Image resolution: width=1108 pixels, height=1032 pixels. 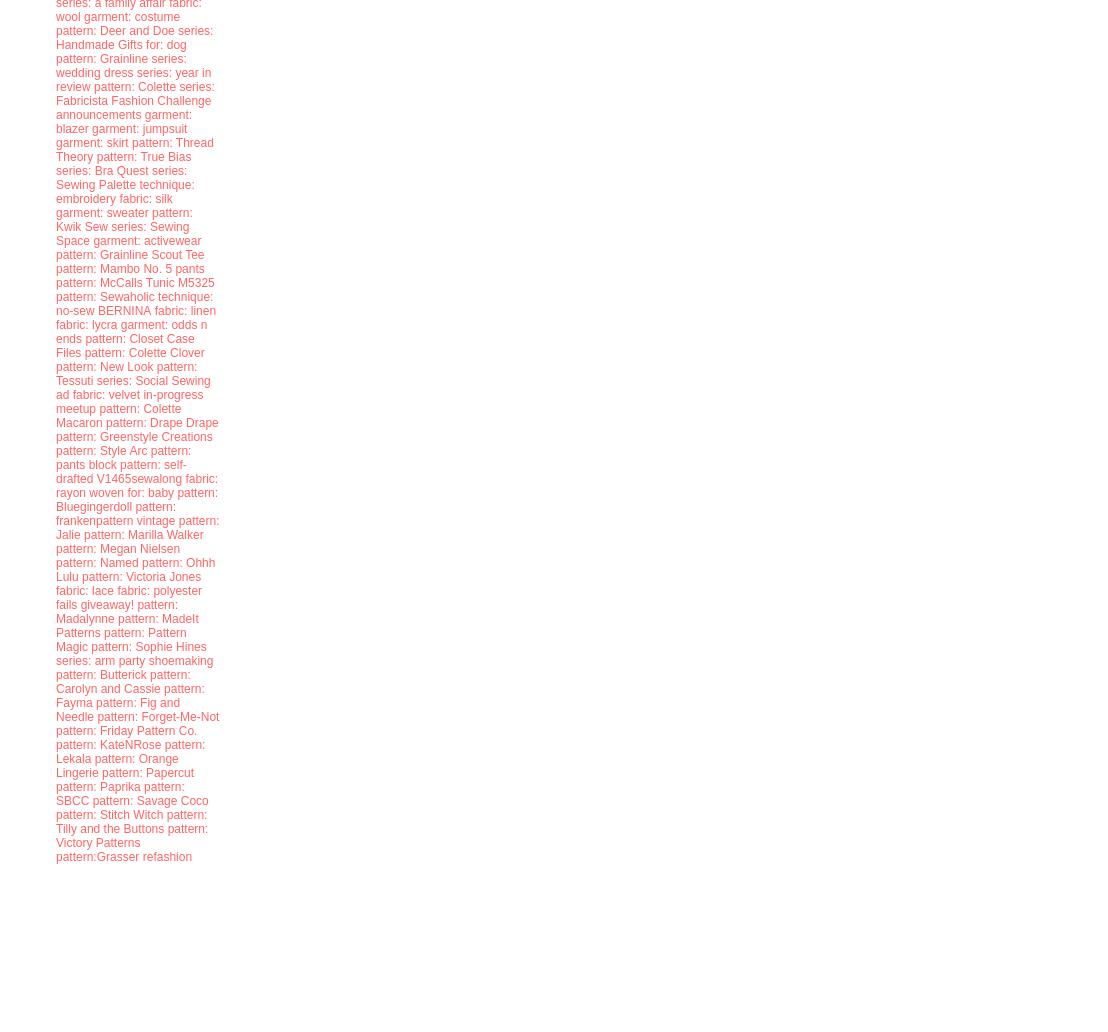 What do you see at coordinates (147, 771) in the screenshot?
I see `'pattern: Papercut'` at bounding box center [147, 771].